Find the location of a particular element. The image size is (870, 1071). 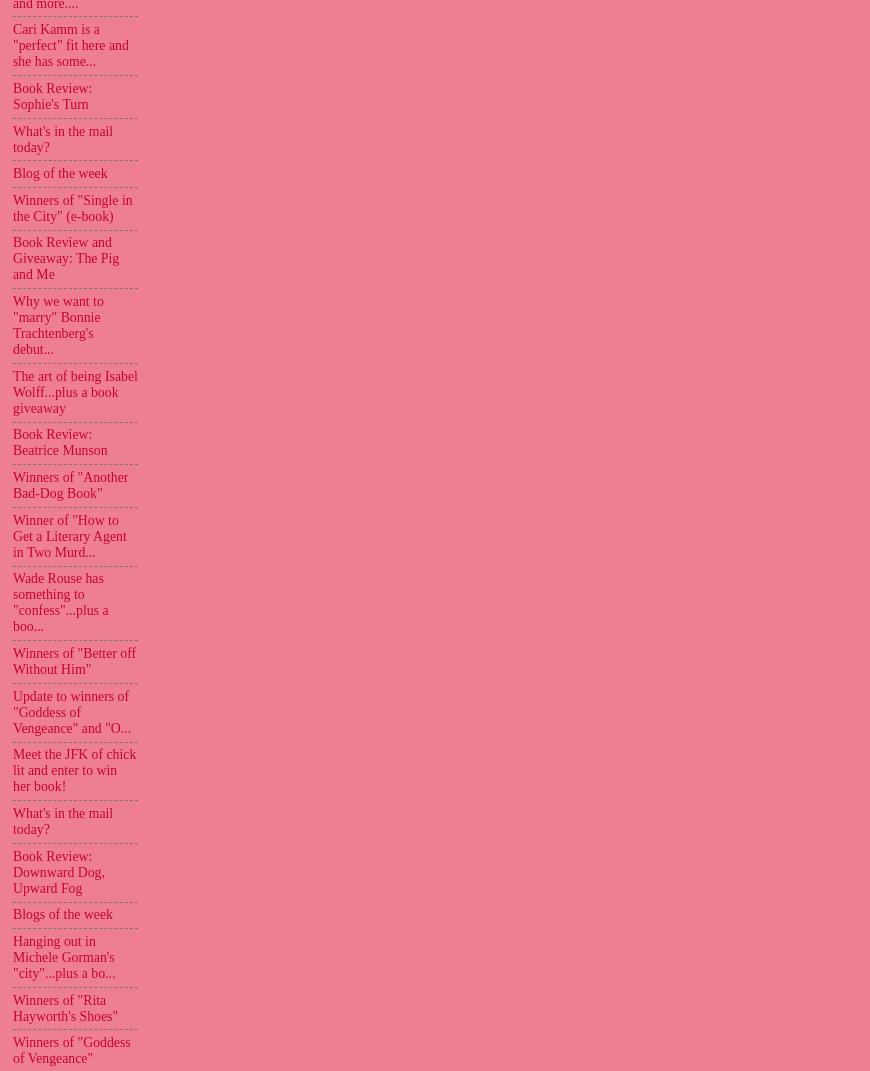

'Meet the JFK of chick lit and enter to win her book!' is located at coordinates (11, 769).